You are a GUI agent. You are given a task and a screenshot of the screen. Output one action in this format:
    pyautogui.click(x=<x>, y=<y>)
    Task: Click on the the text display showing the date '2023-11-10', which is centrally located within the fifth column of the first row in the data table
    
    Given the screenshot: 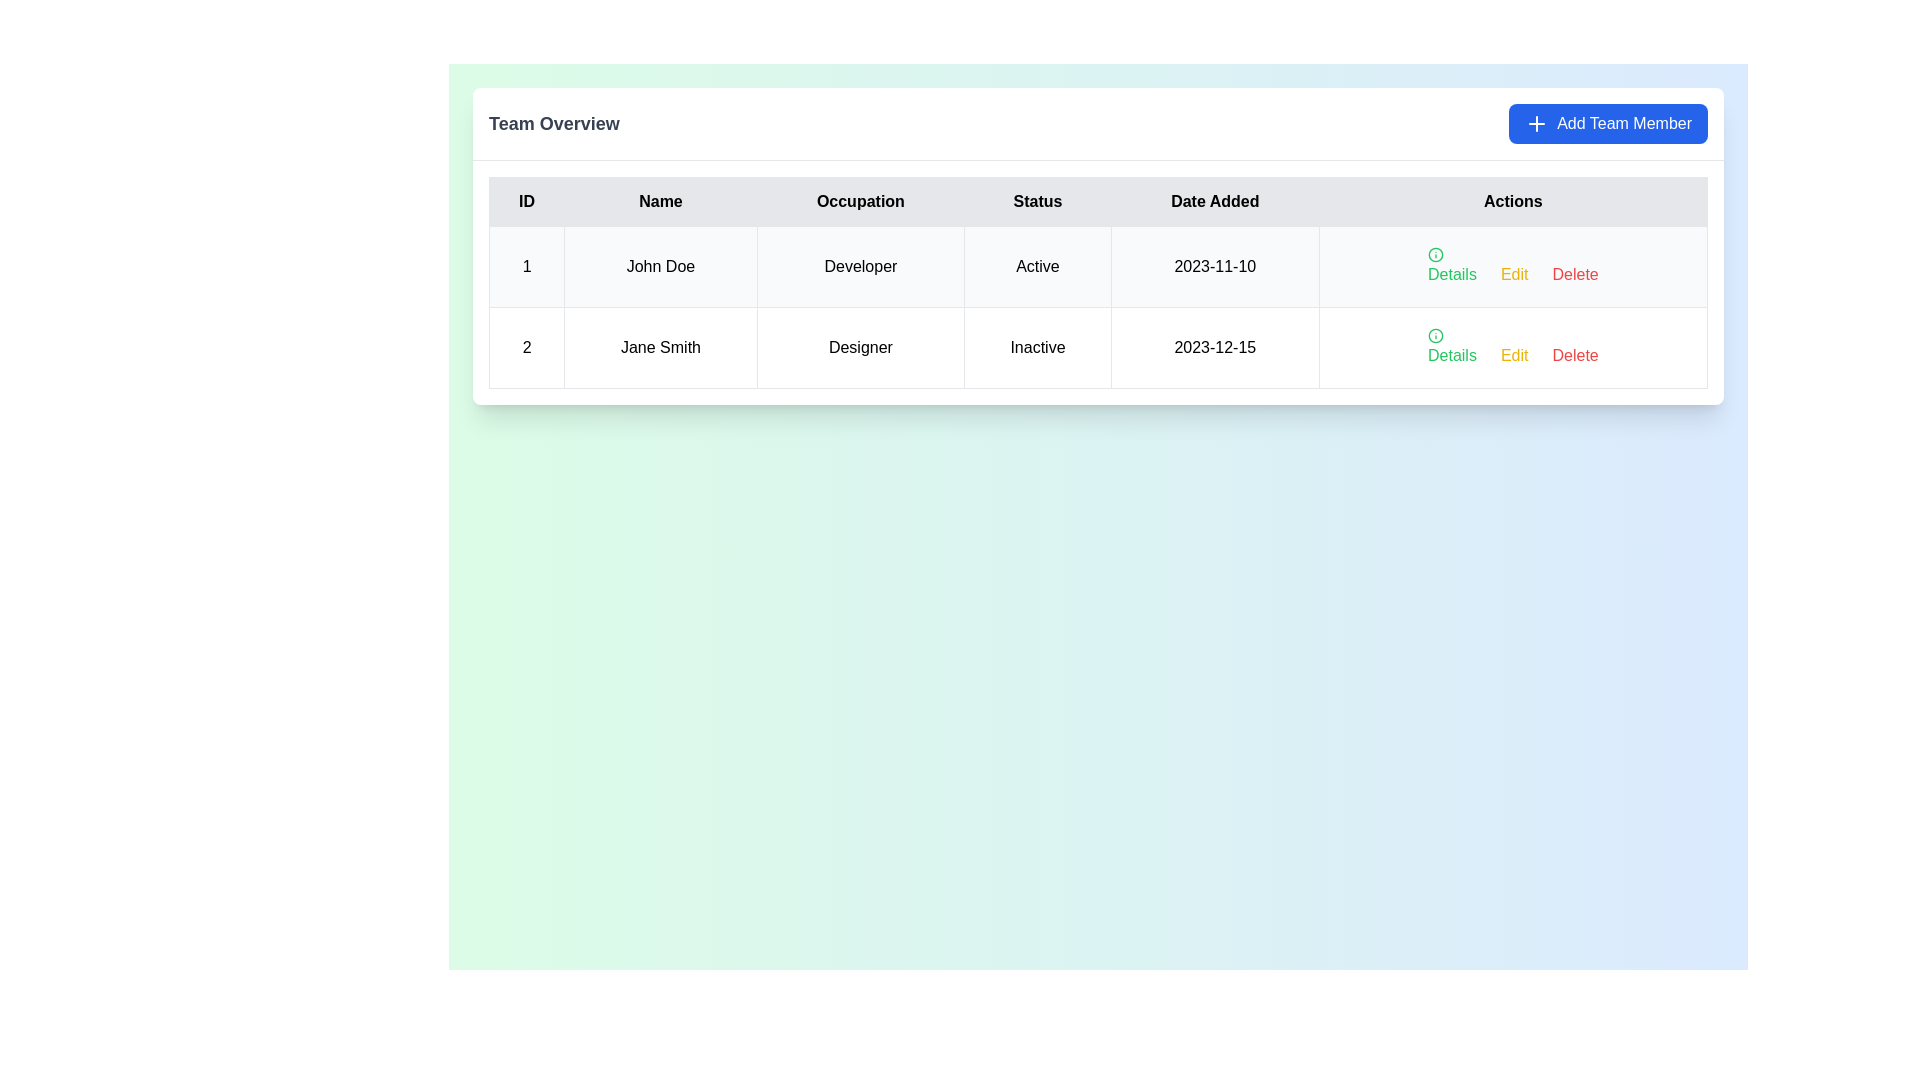 What is the action you would take?
    pyautogui.click(x=1214, y=265)
    